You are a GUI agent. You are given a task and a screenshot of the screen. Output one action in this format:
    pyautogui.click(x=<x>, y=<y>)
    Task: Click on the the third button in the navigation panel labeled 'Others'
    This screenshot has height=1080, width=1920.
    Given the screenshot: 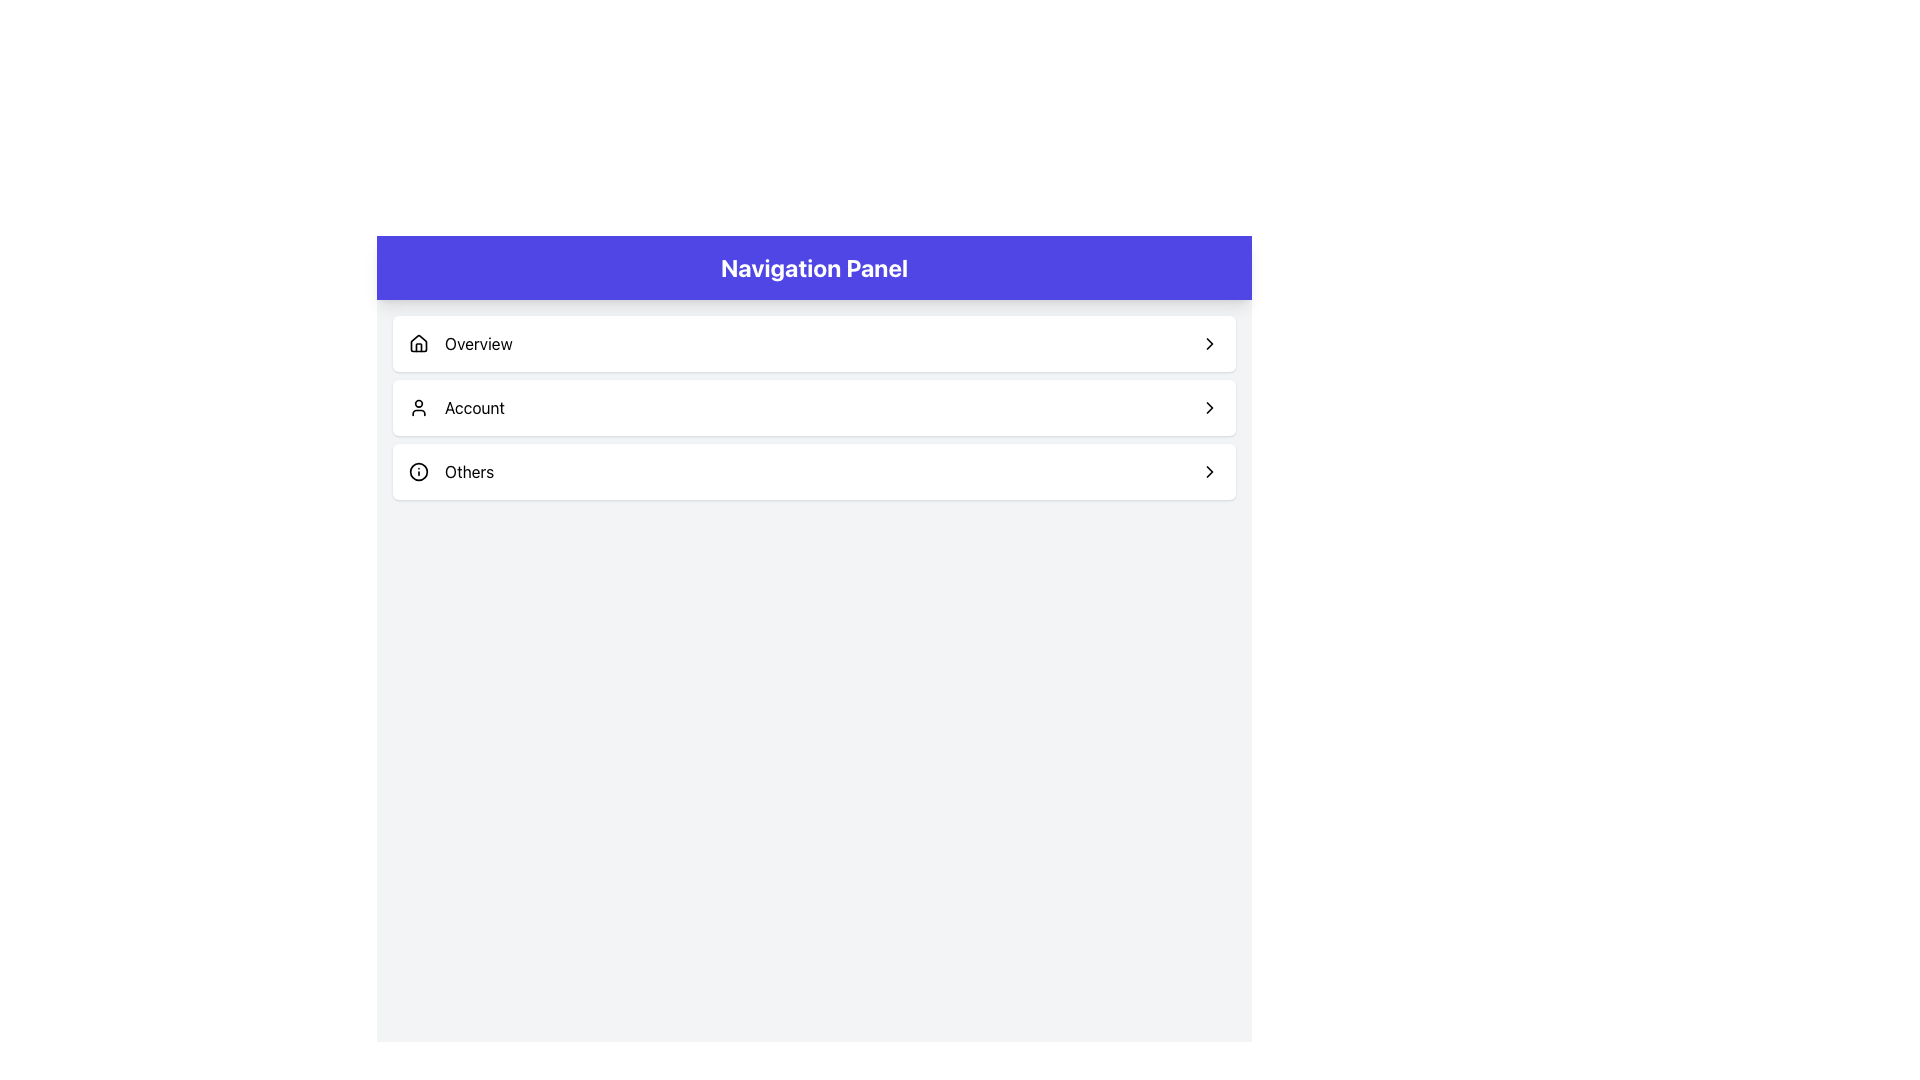 What is the action you would take?
    pyautogui.click(x=814, y=471)
    